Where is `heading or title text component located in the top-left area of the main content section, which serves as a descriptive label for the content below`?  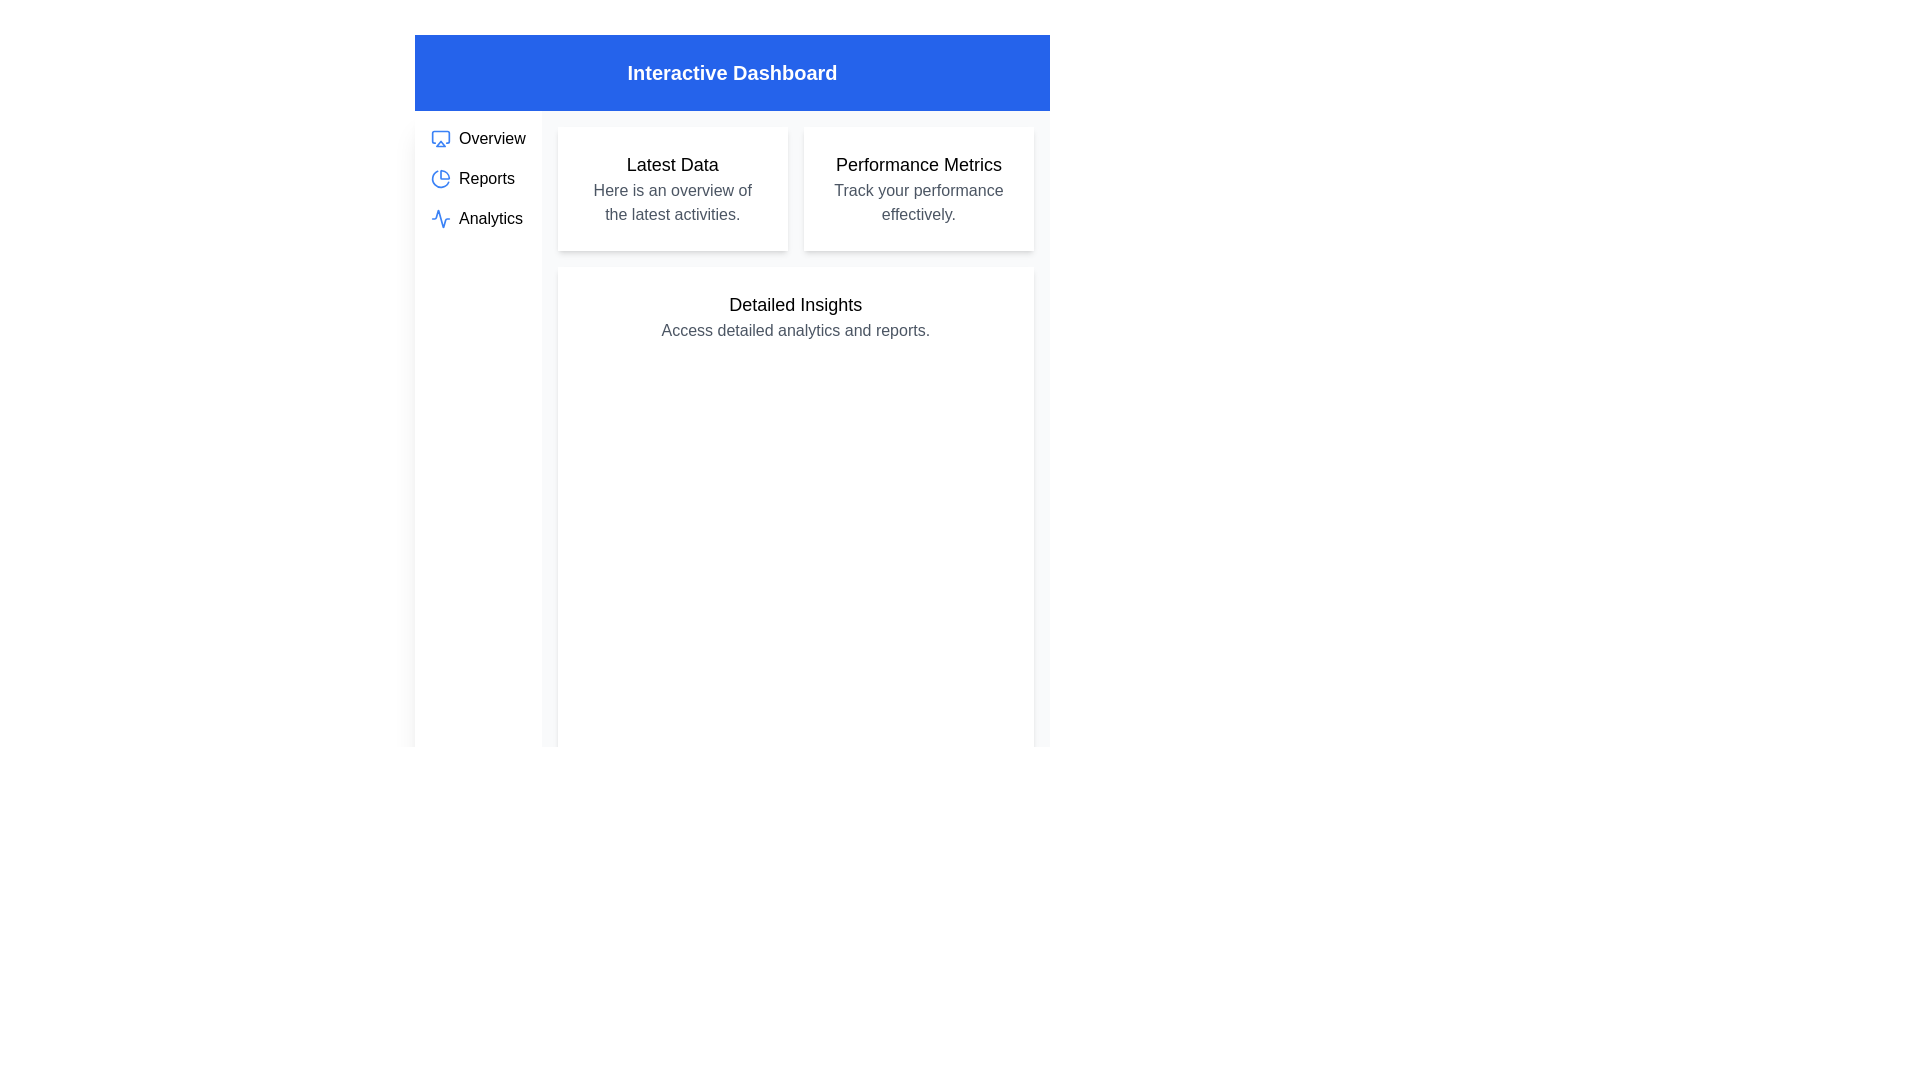 heading or title text component located in the top-left area of the main content section, which serves as a descriptive label for the content below is located at coordinates (672, 164).